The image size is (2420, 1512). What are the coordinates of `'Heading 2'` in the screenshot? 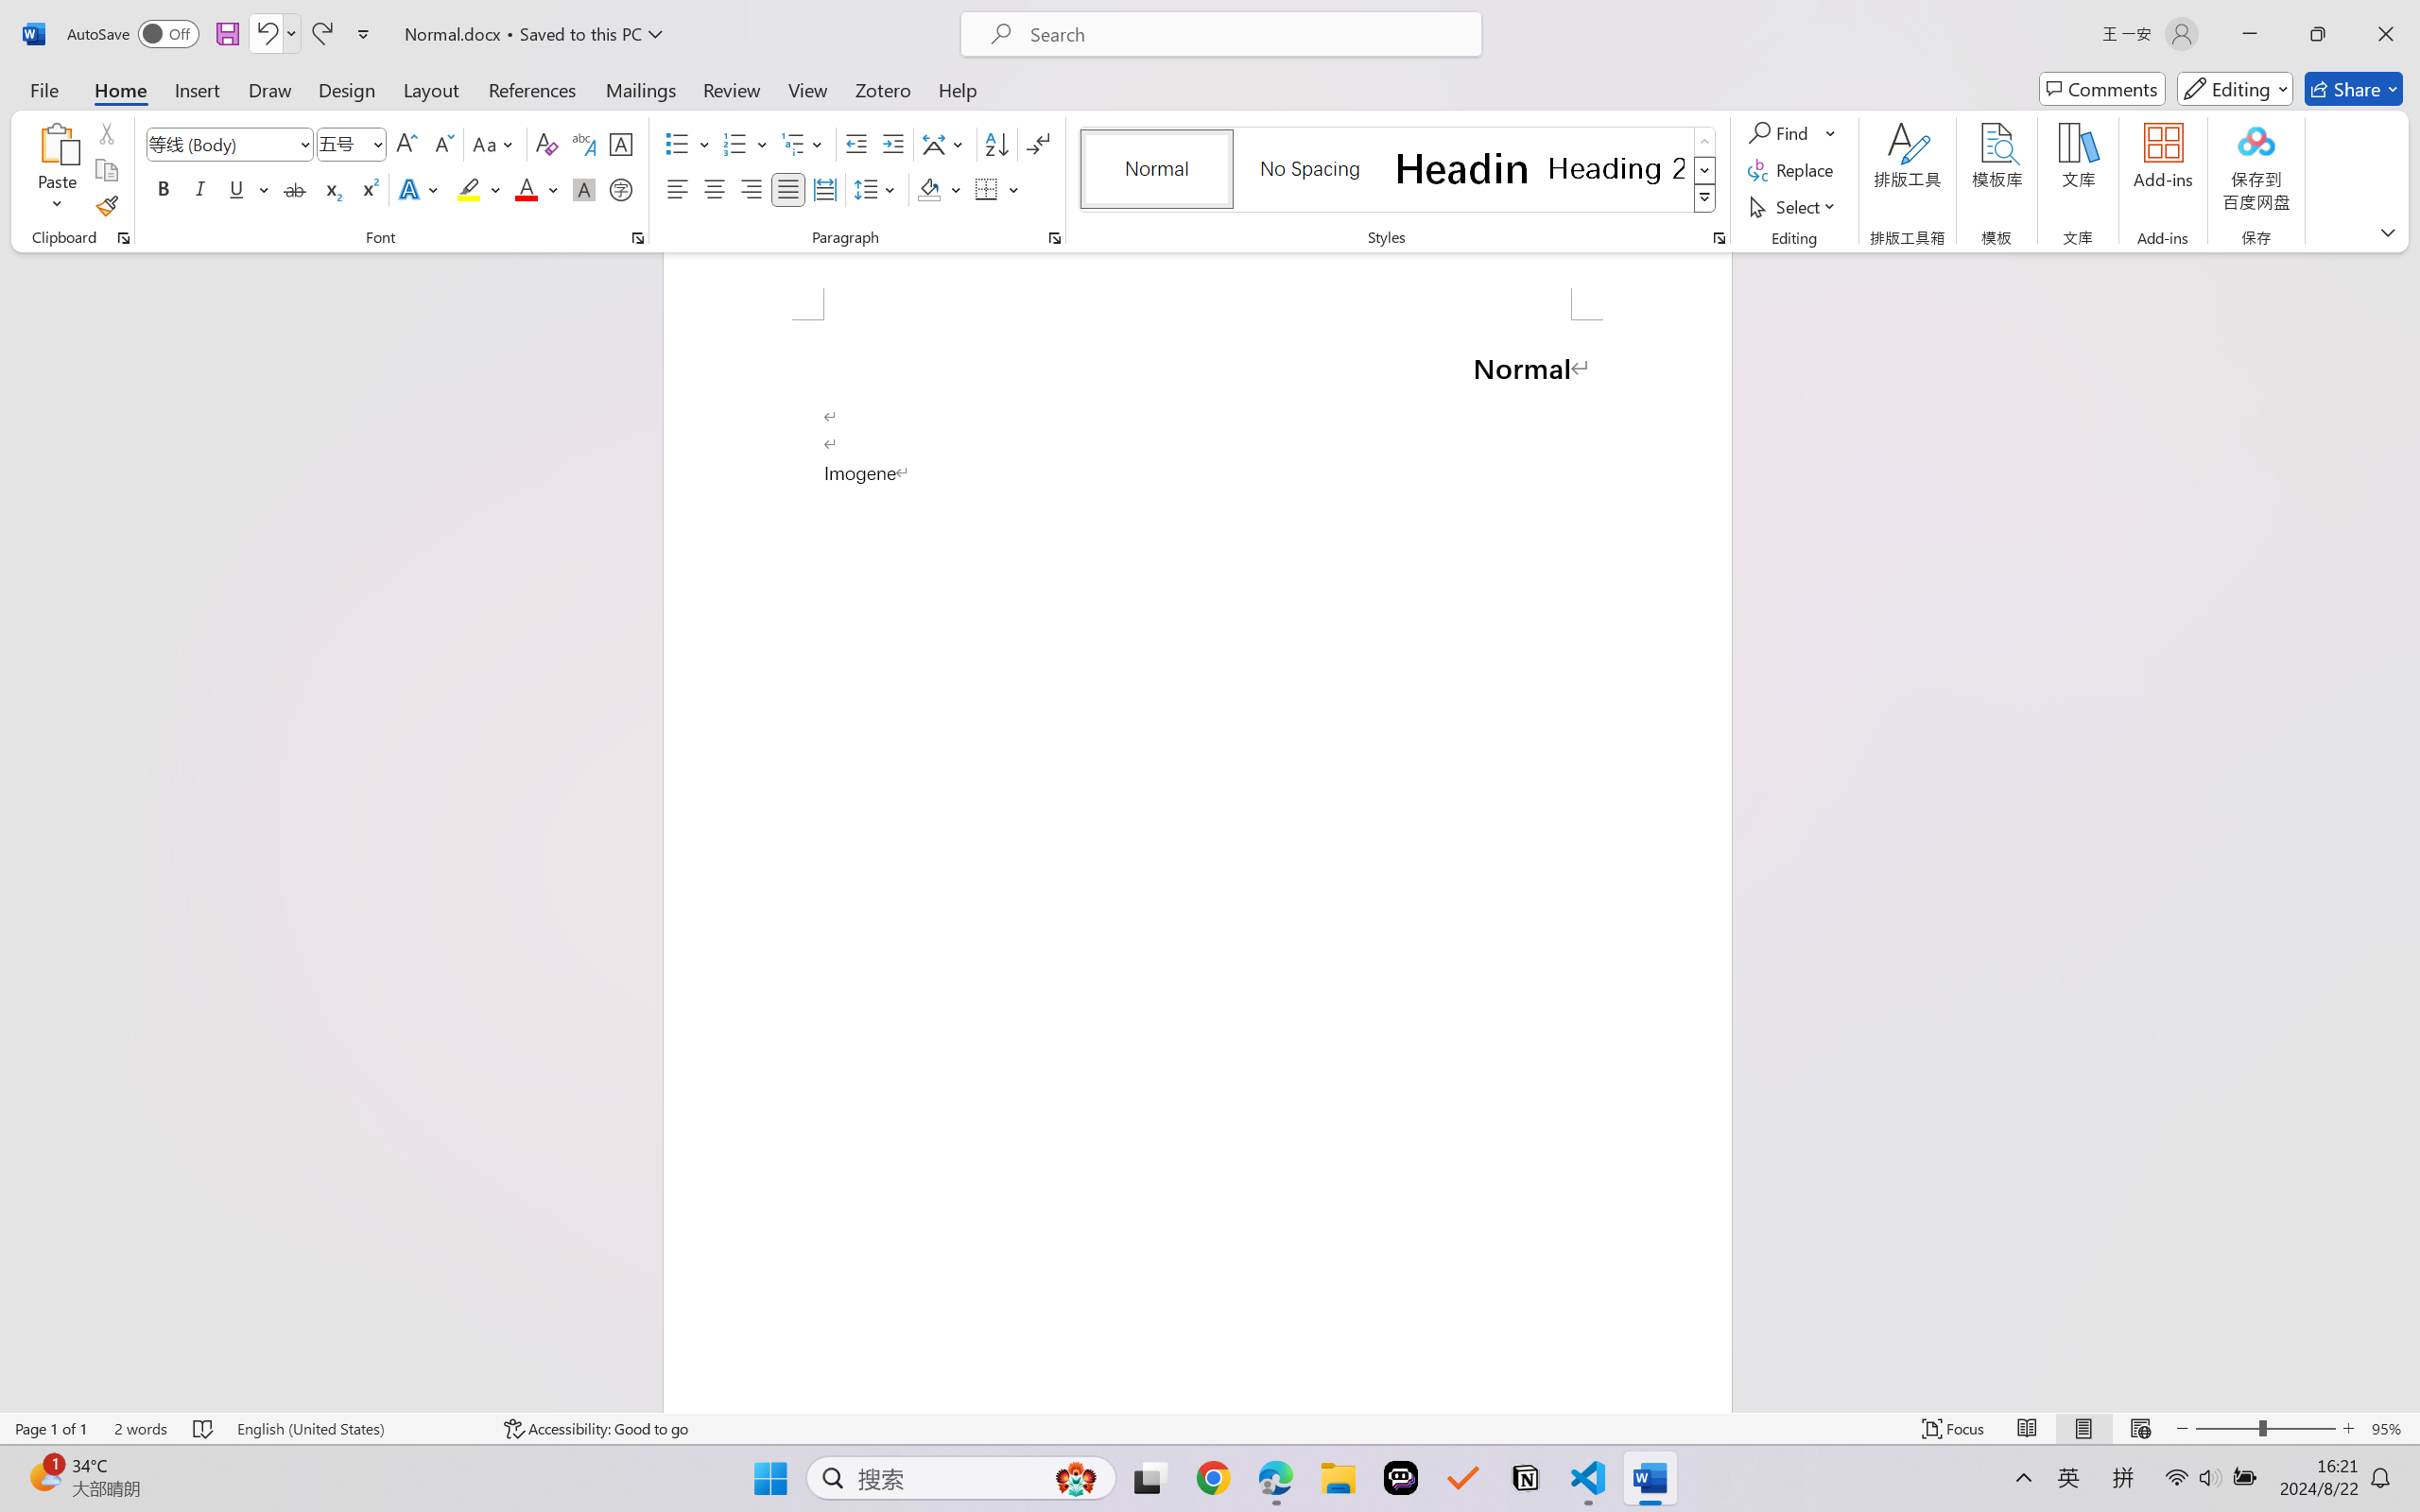 It's located at (1616, 168).